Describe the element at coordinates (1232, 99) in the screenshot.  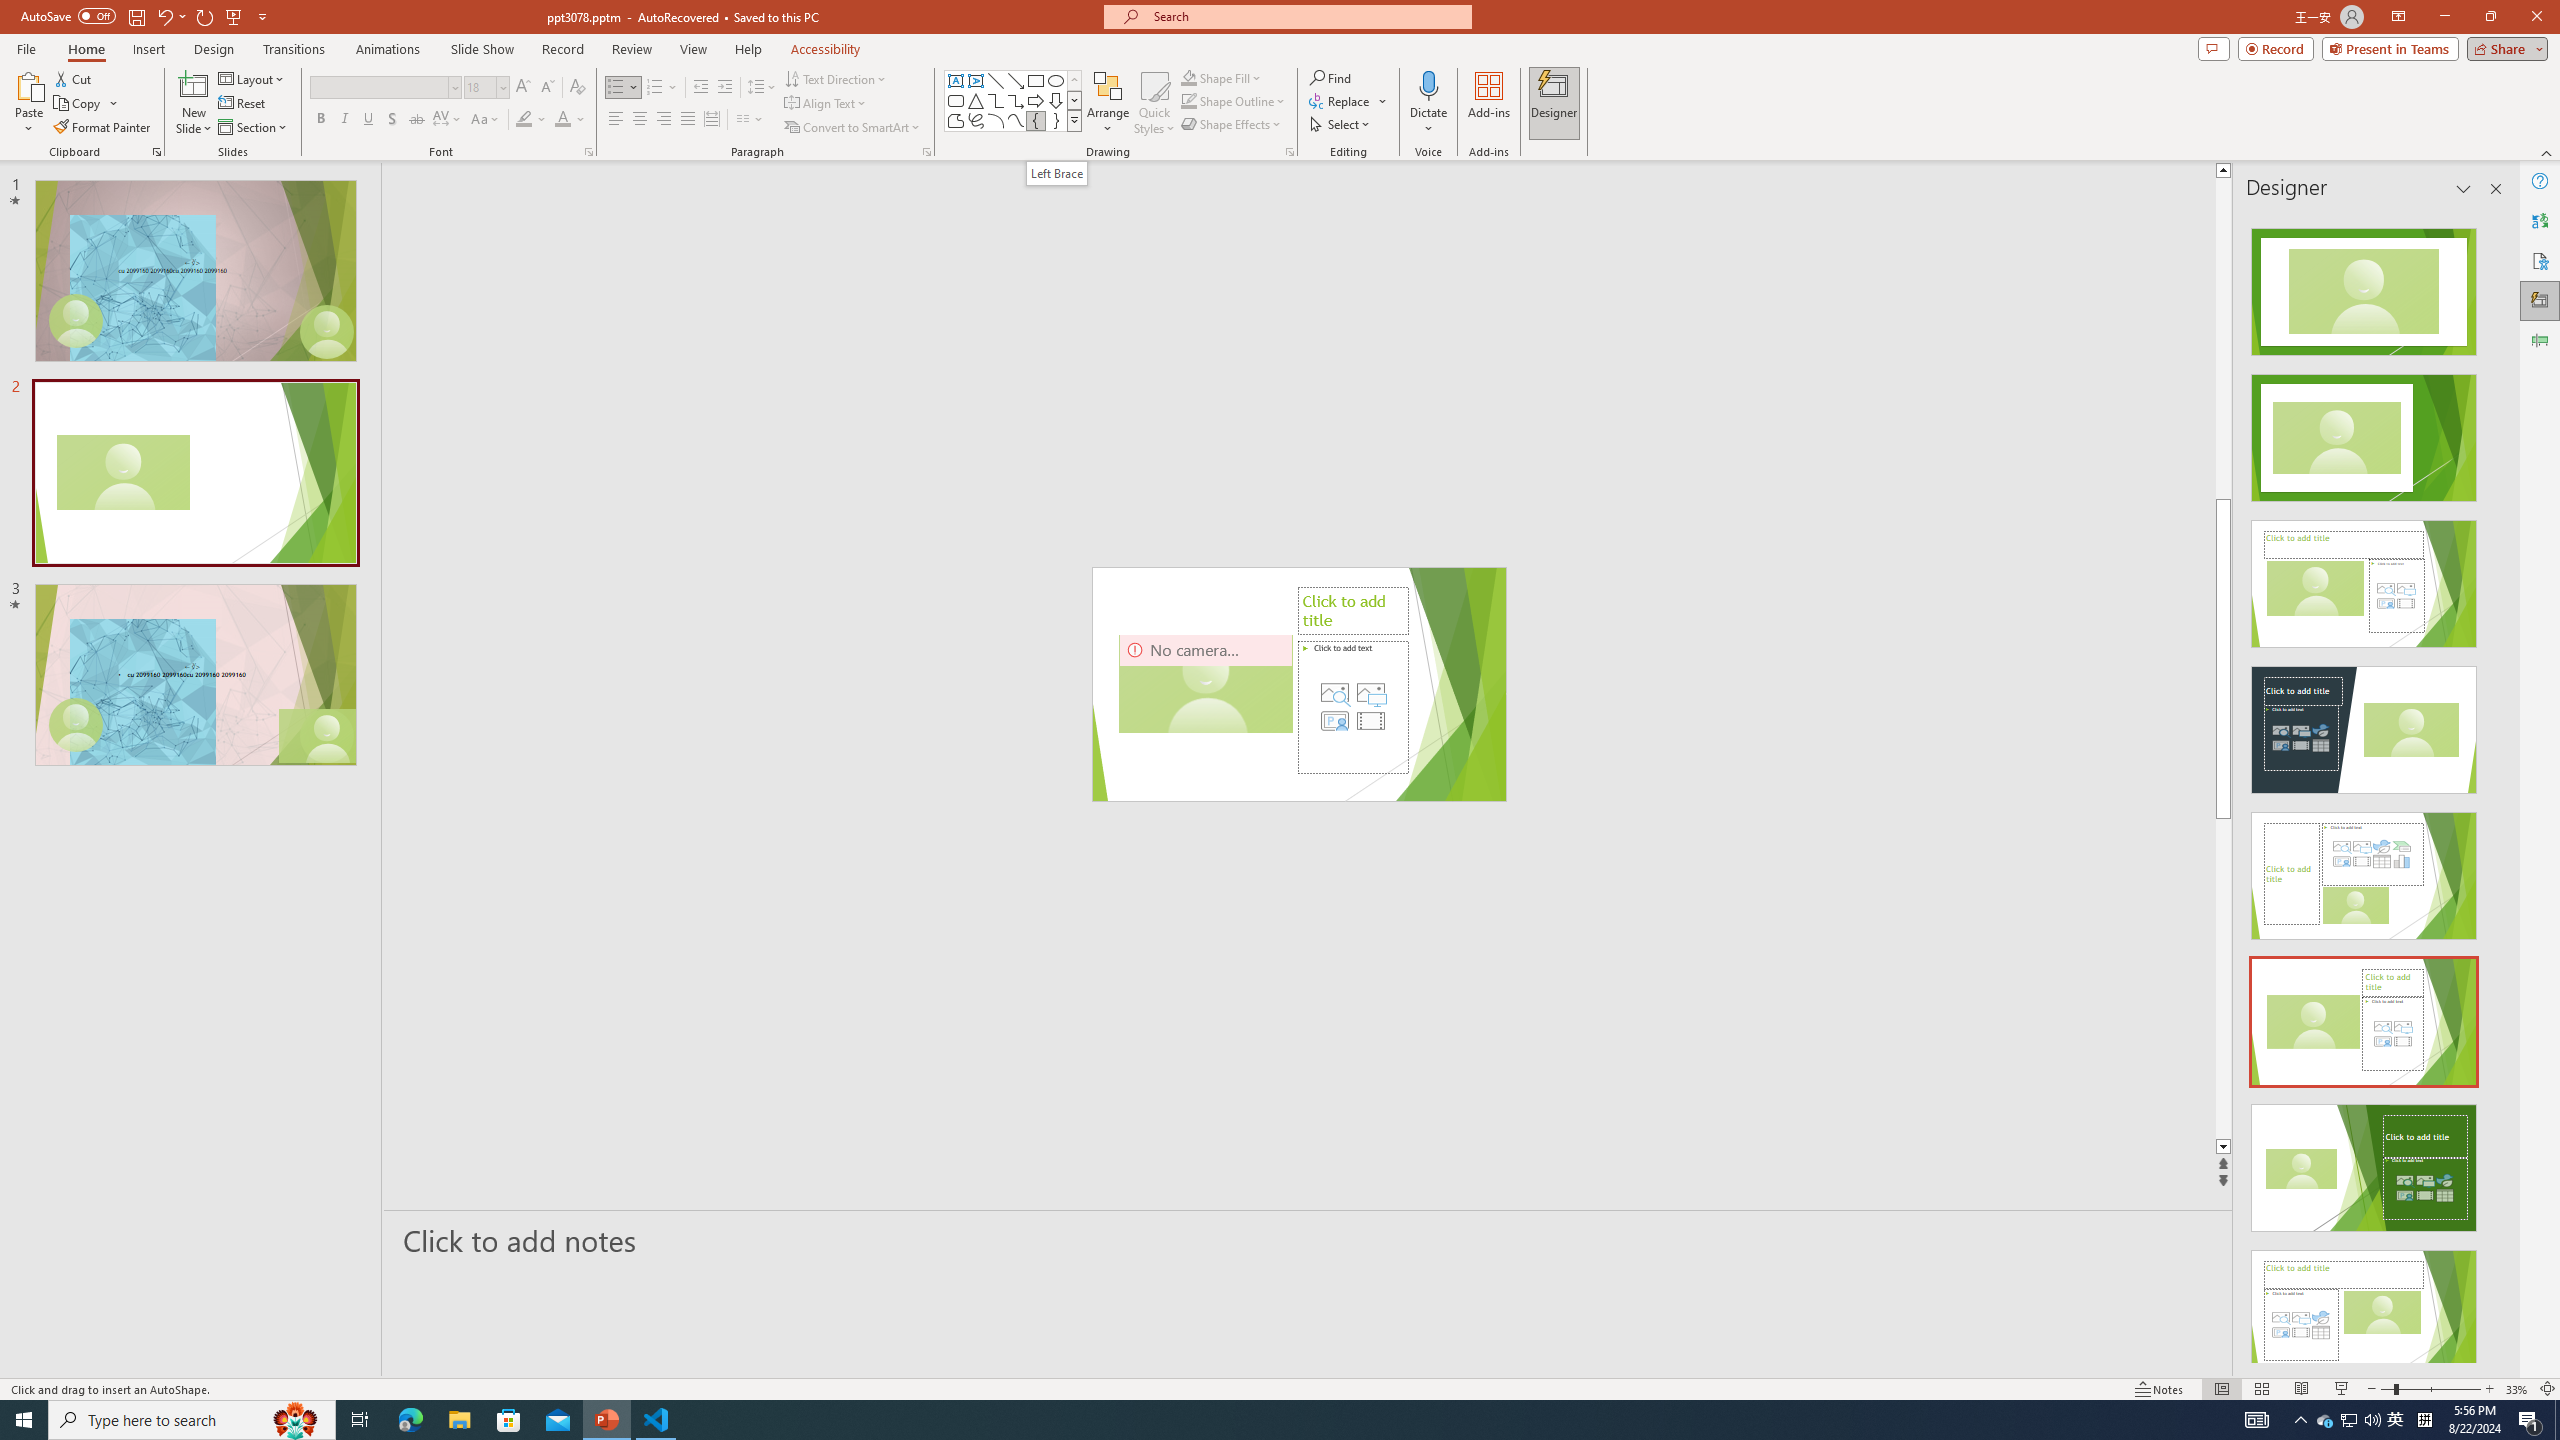
I see `'Shape Outline'` at that location.